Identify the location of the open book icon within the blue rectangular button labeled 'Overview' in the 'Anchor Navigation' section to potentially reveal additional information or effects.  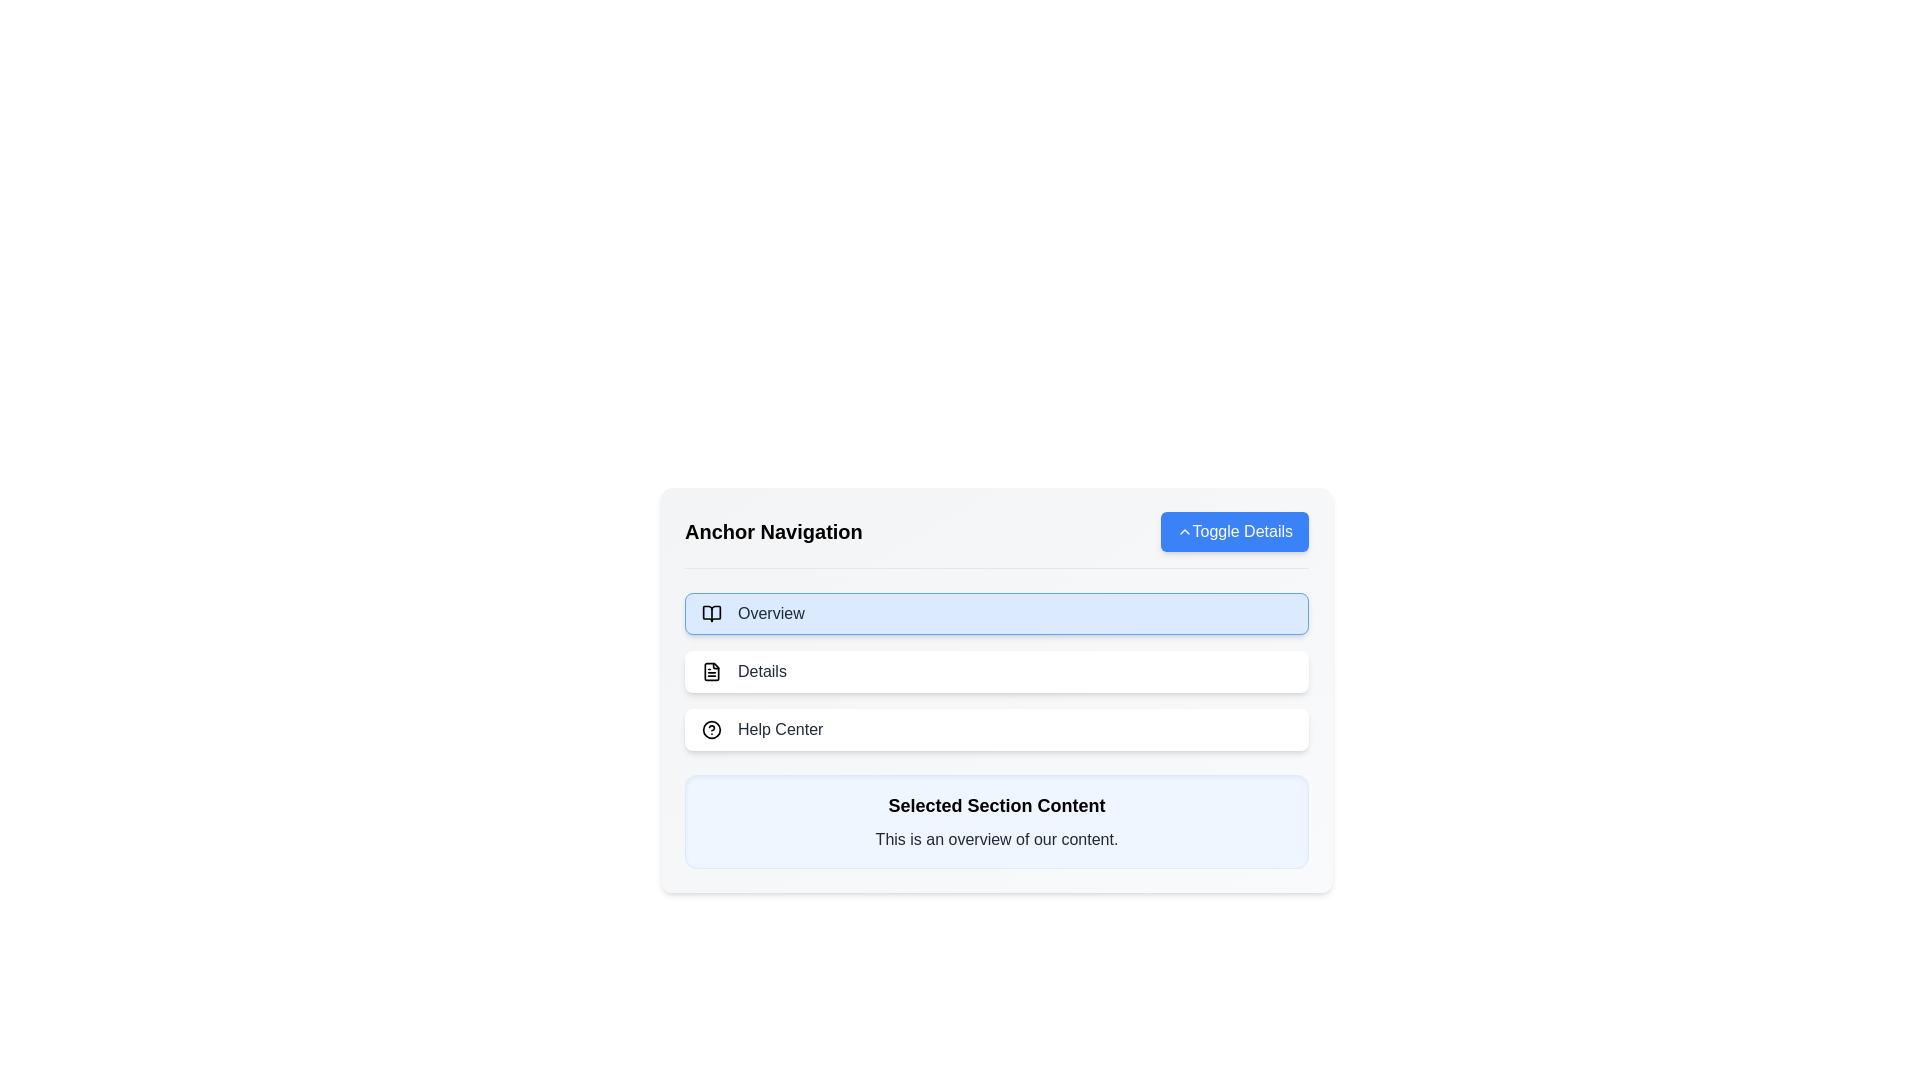
(711, 612).